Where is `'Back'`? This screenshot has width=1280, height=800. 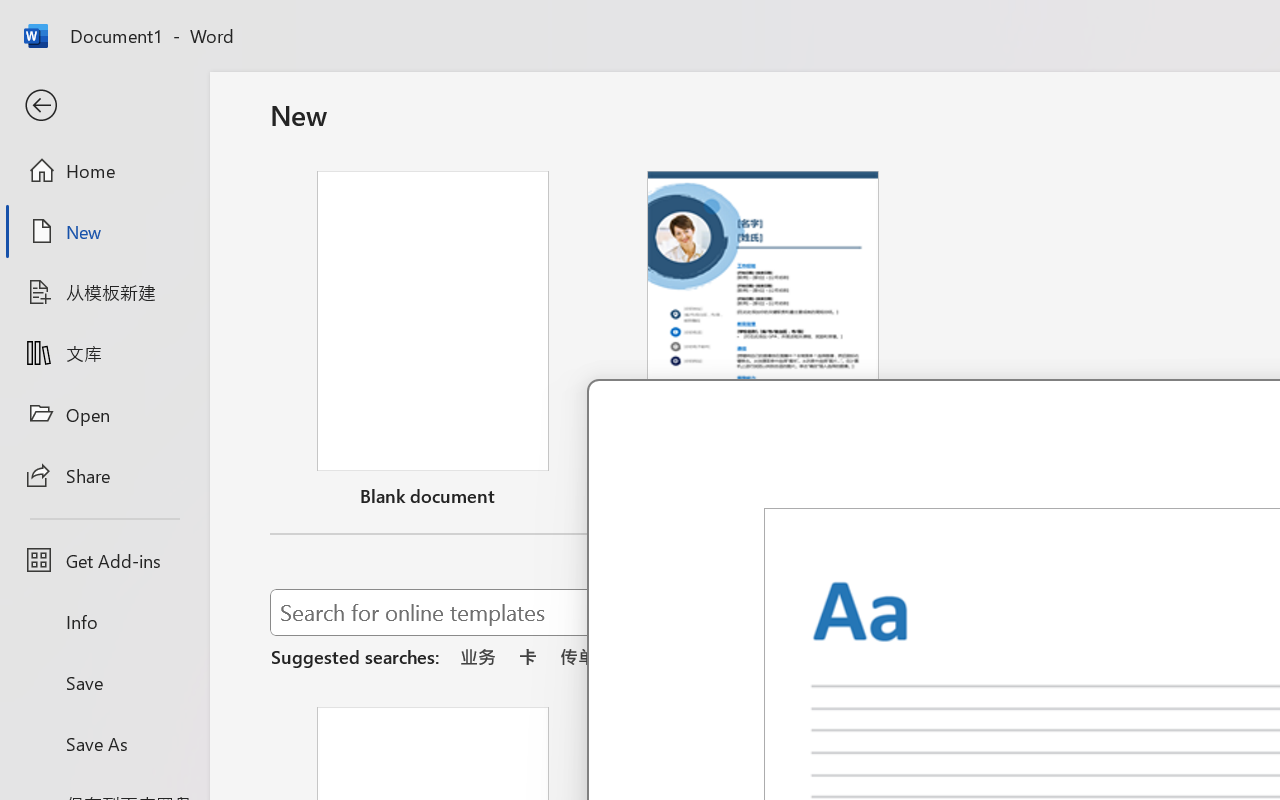
'Back' is located at coordinates (103, 105).